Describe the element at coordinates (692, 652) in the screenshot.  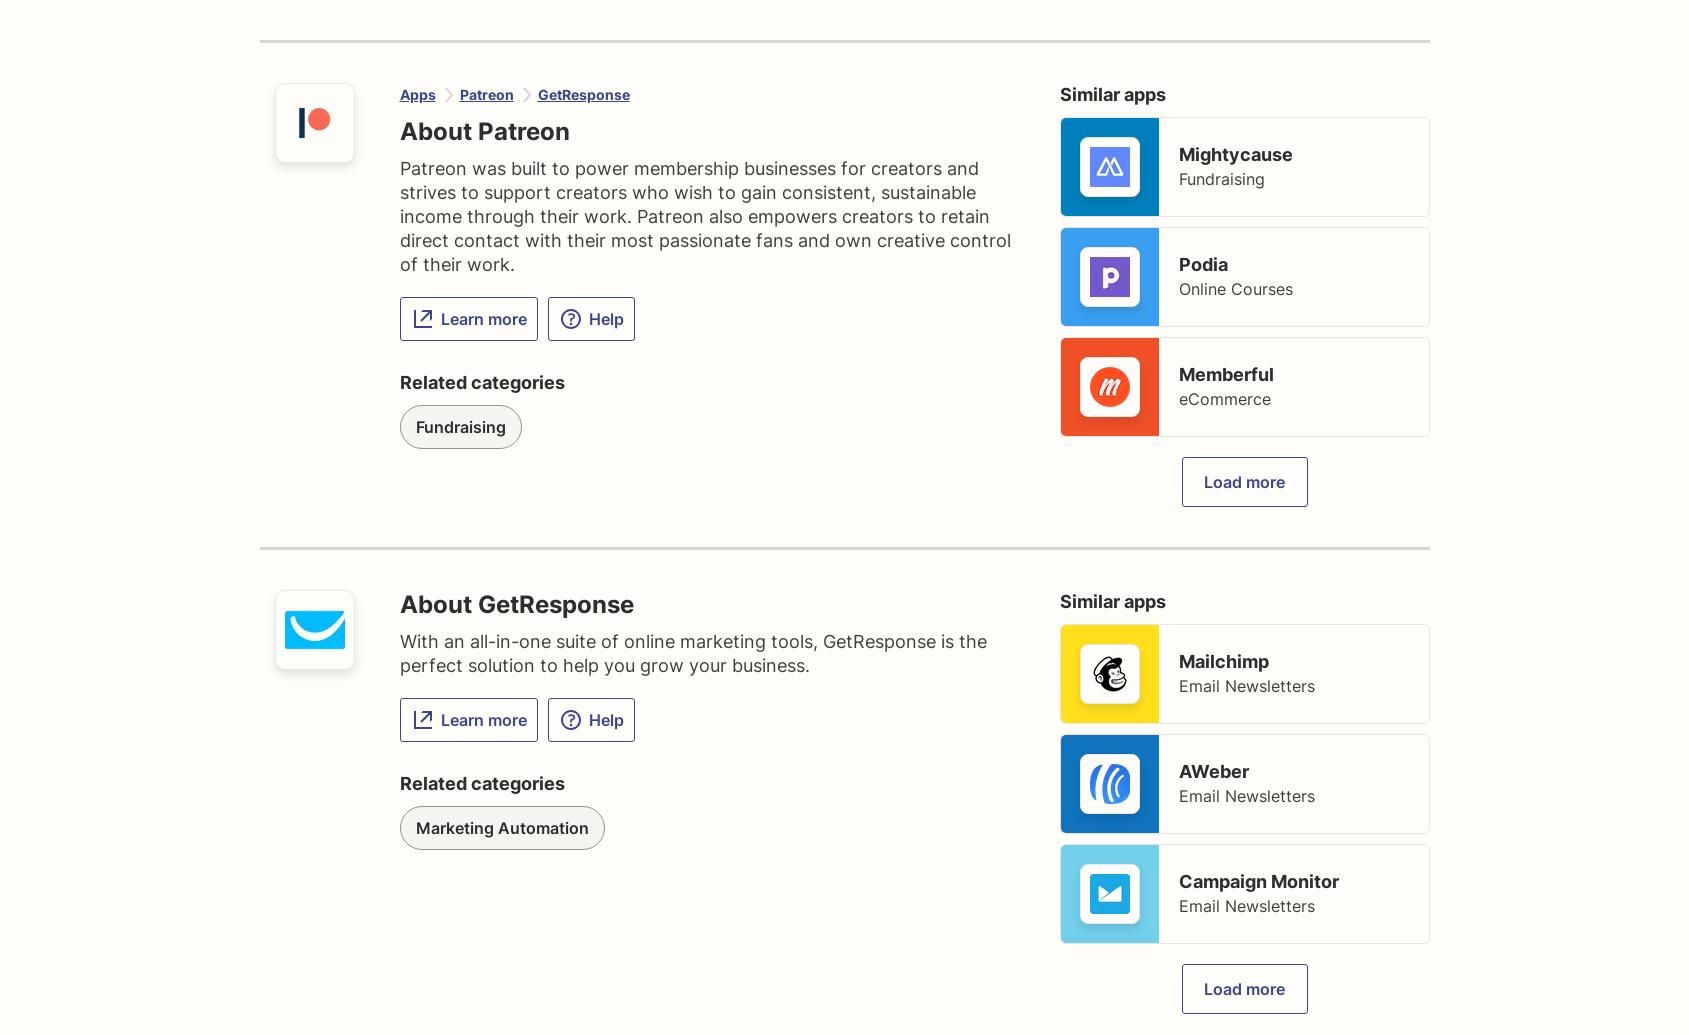
I see `'With an all-in-one suite of online marketing tools, GetResponse is the perfect solution to help you grow your business.'` at that location.